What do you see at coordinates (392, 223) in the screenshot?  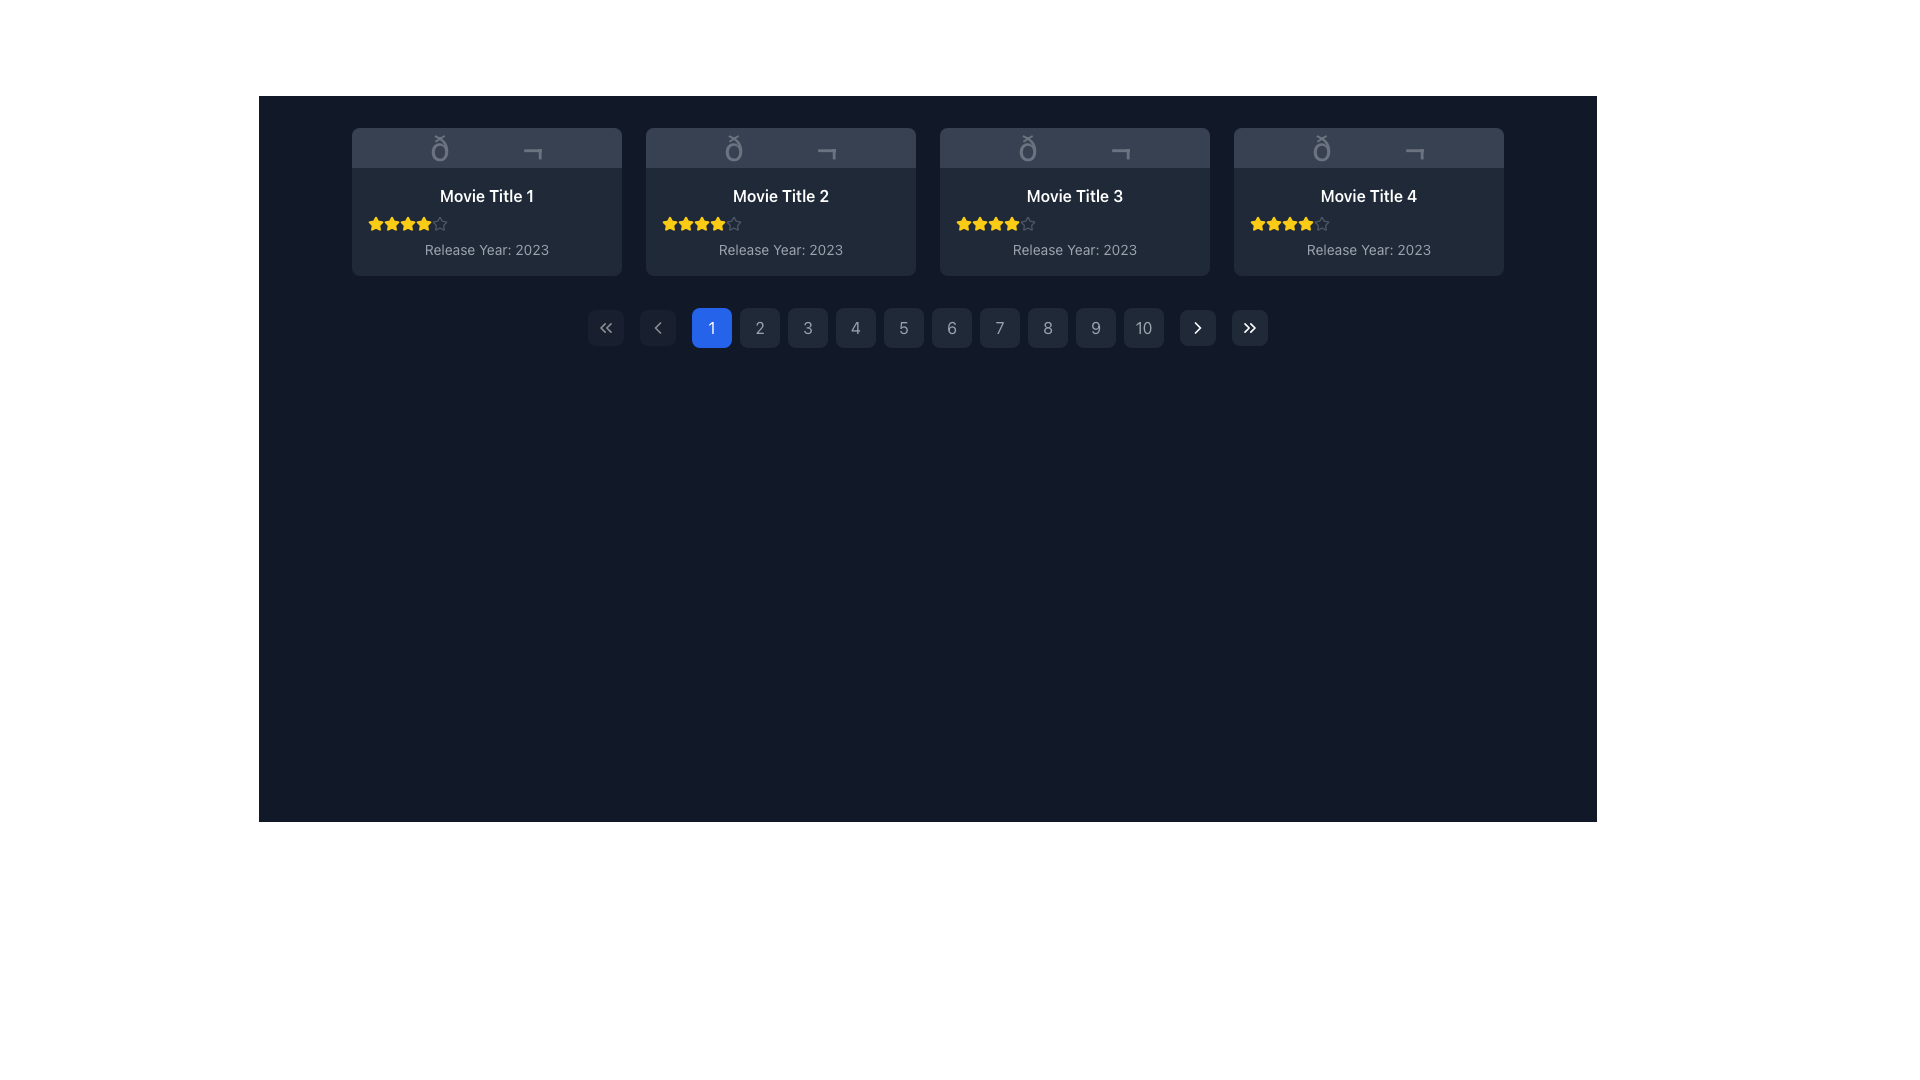 I see `the first star icon in the rating component for 'Movie Title 1' to interact with the rating` at bounding box center [392, 223].